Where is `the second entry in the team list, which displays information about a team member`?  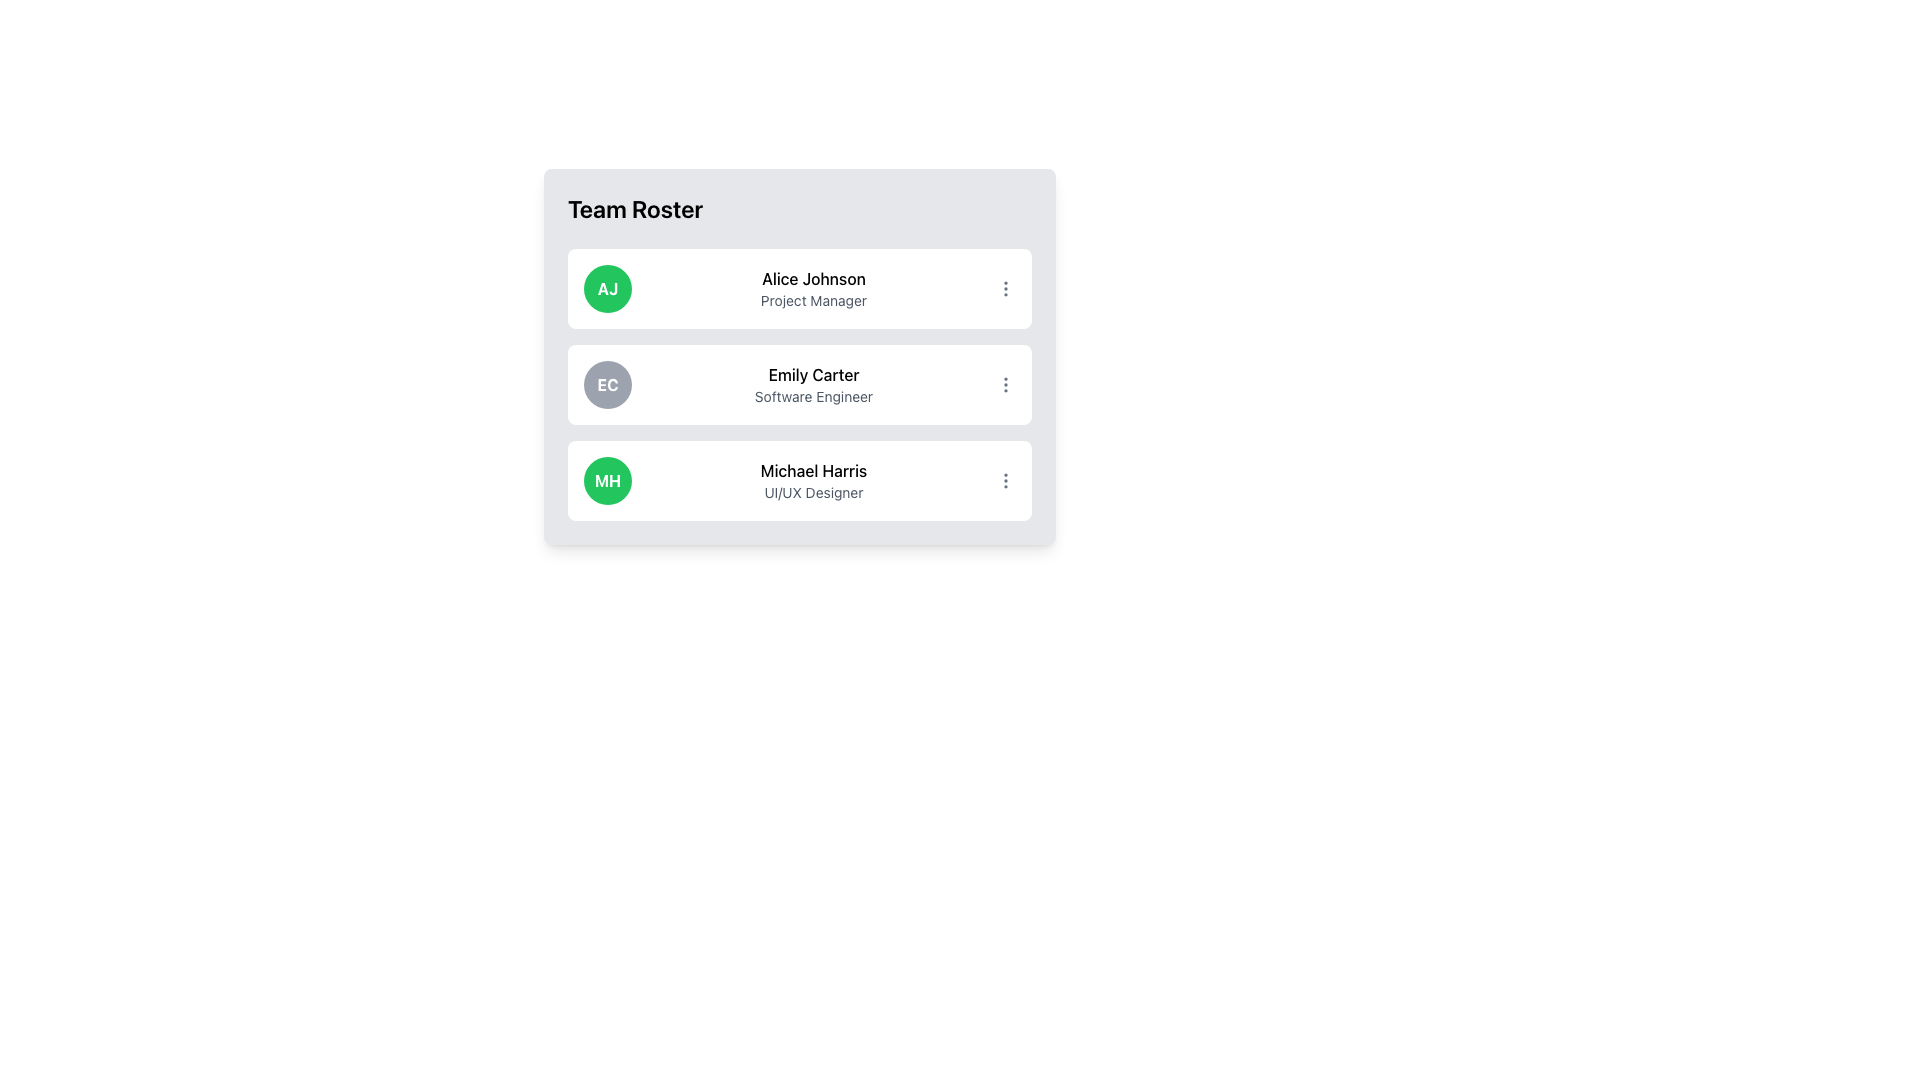 the second entry in the team list, which displays information about a team member is located at coordinates (800, 356).